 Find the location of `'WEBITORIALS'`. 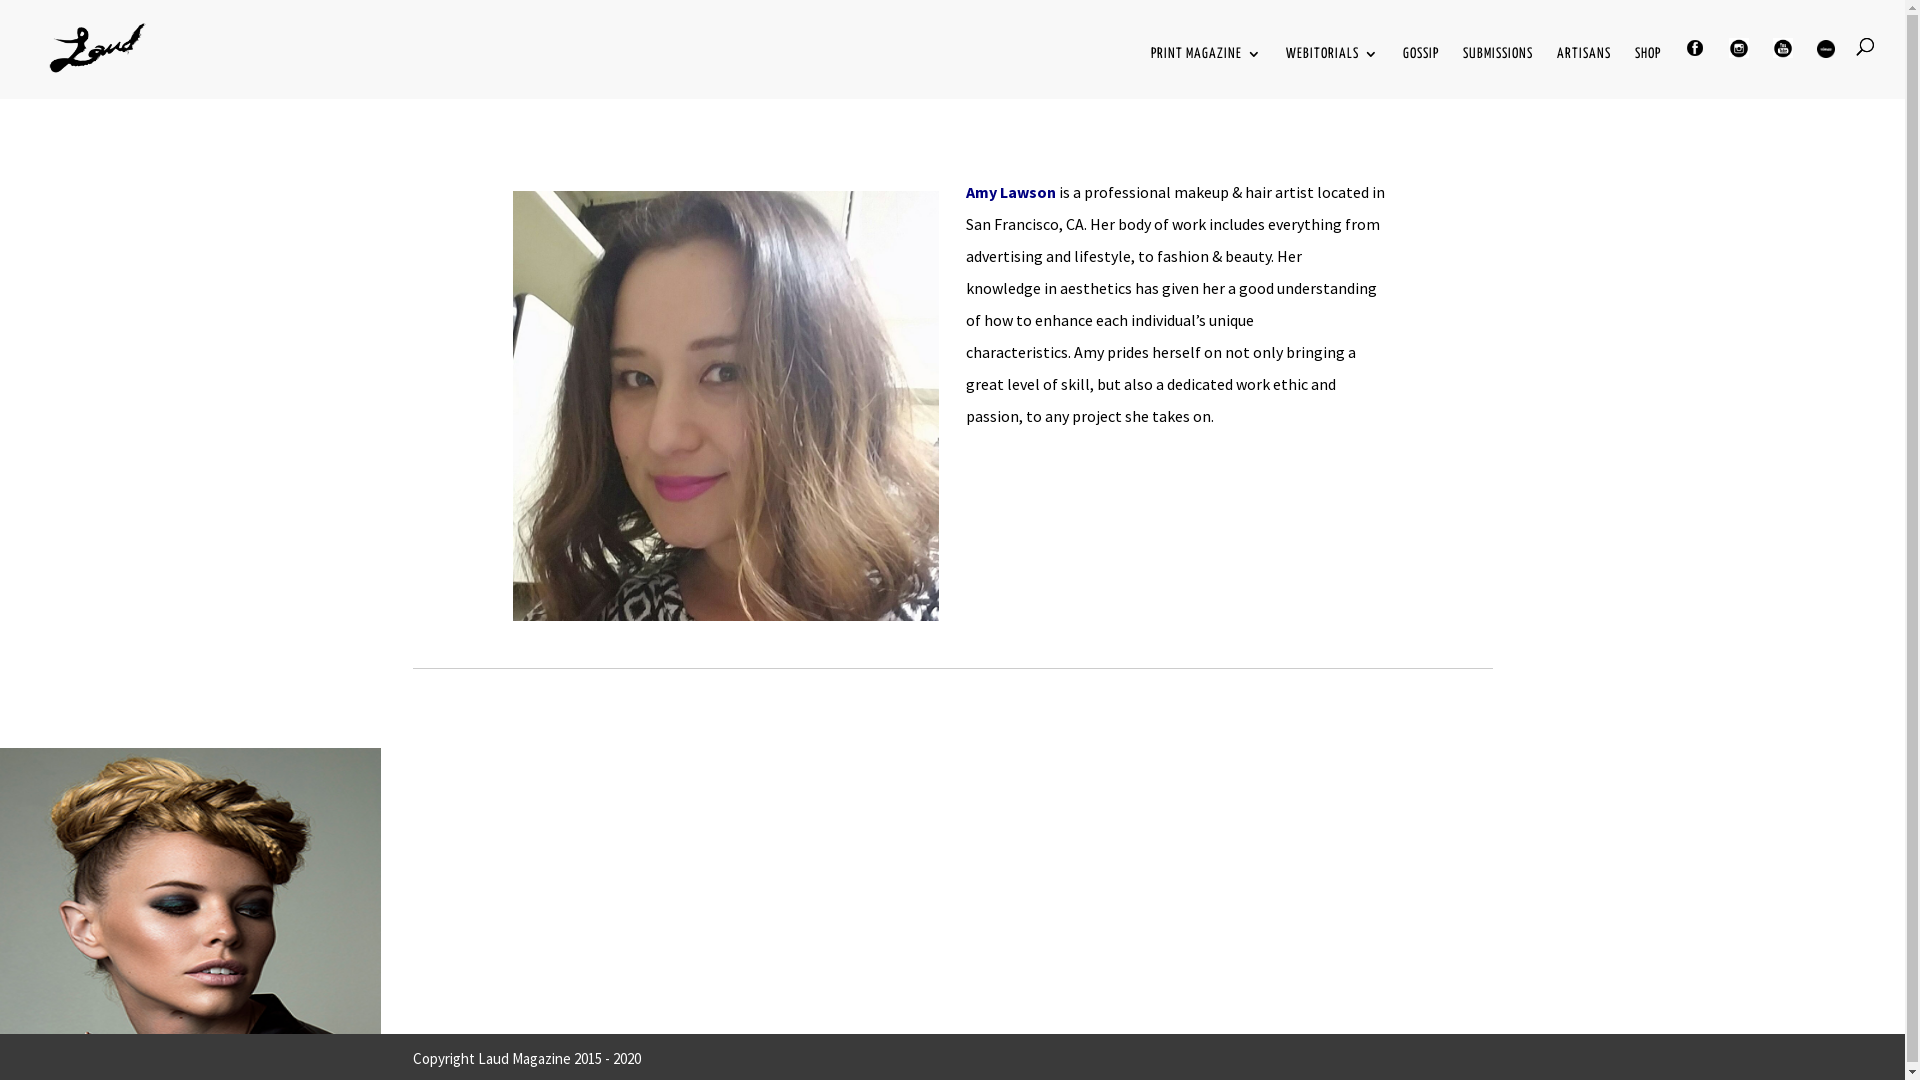

'WEBITORIALS' is located at coordinates (1332, 72).